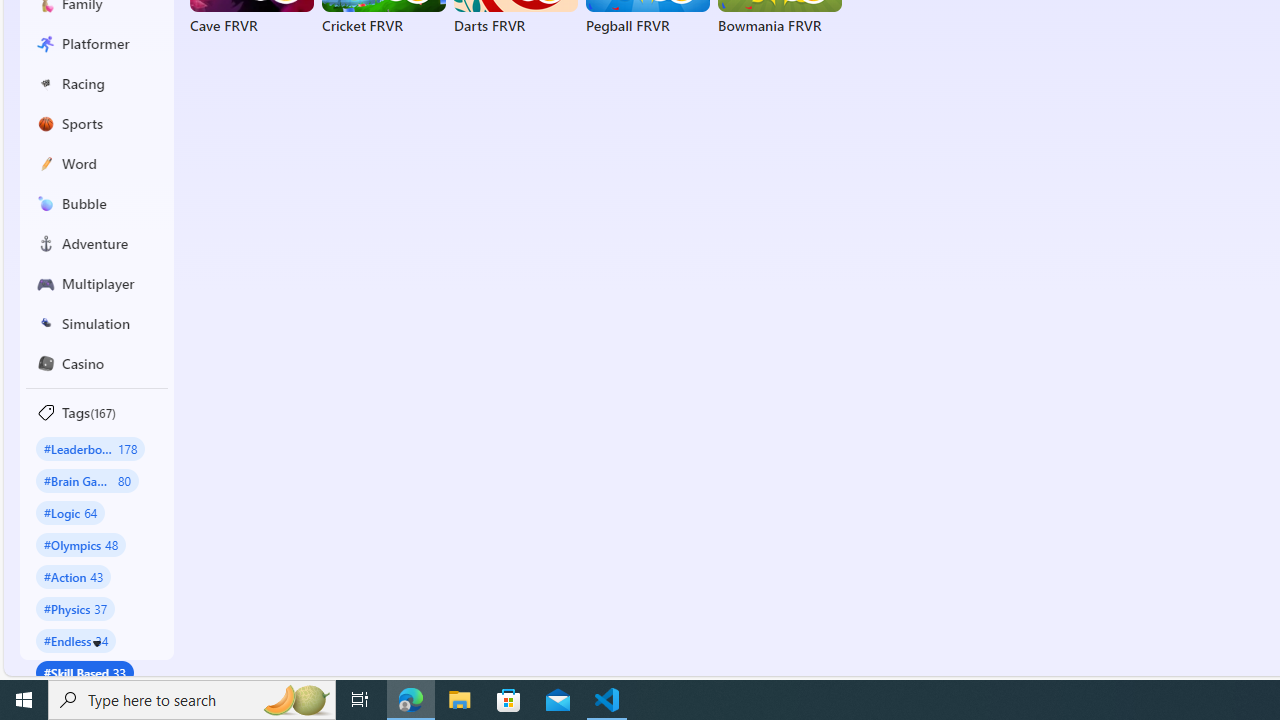 Image resolution: width=1280 pixels, height=720 pixels. I want to click on '#Logic 64', so click(71, 511).